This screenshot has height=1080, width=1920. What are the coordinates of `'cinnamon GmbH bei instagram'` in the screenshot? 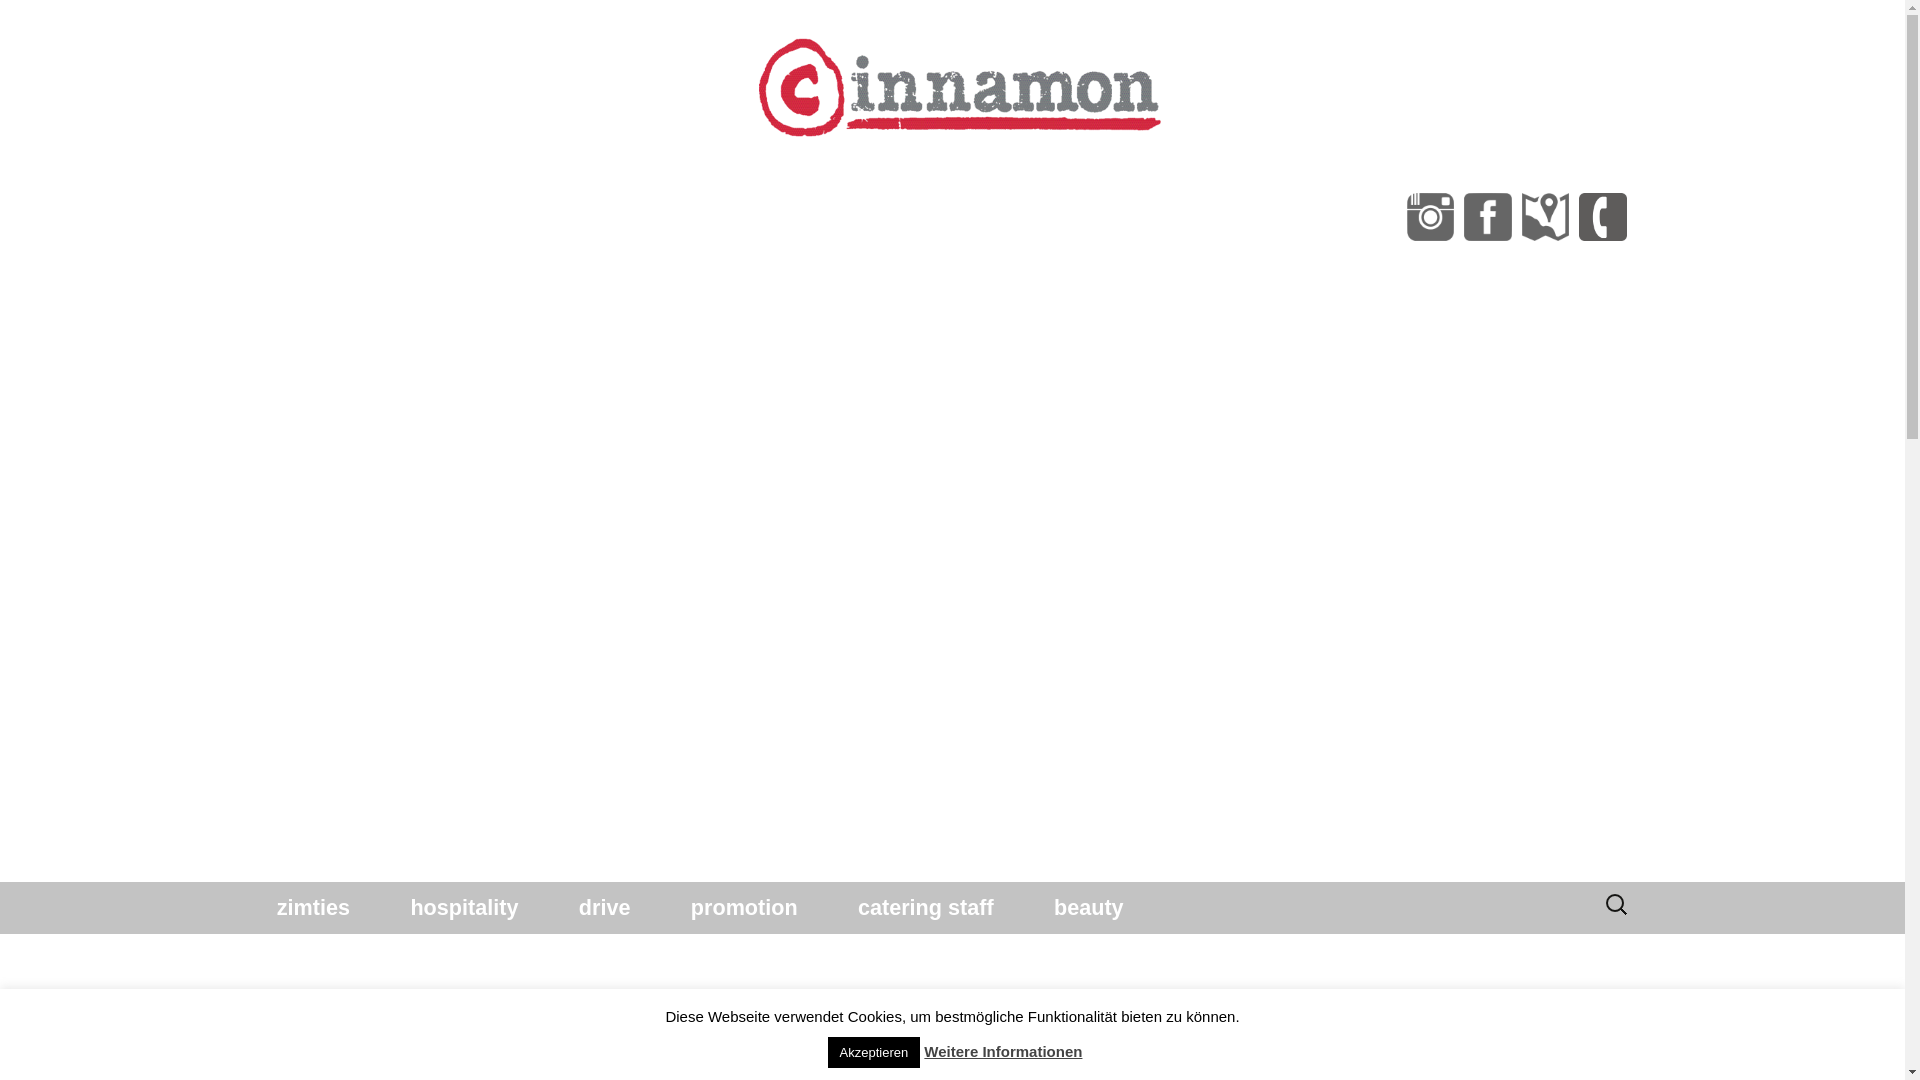 It's located at (1429, 216).